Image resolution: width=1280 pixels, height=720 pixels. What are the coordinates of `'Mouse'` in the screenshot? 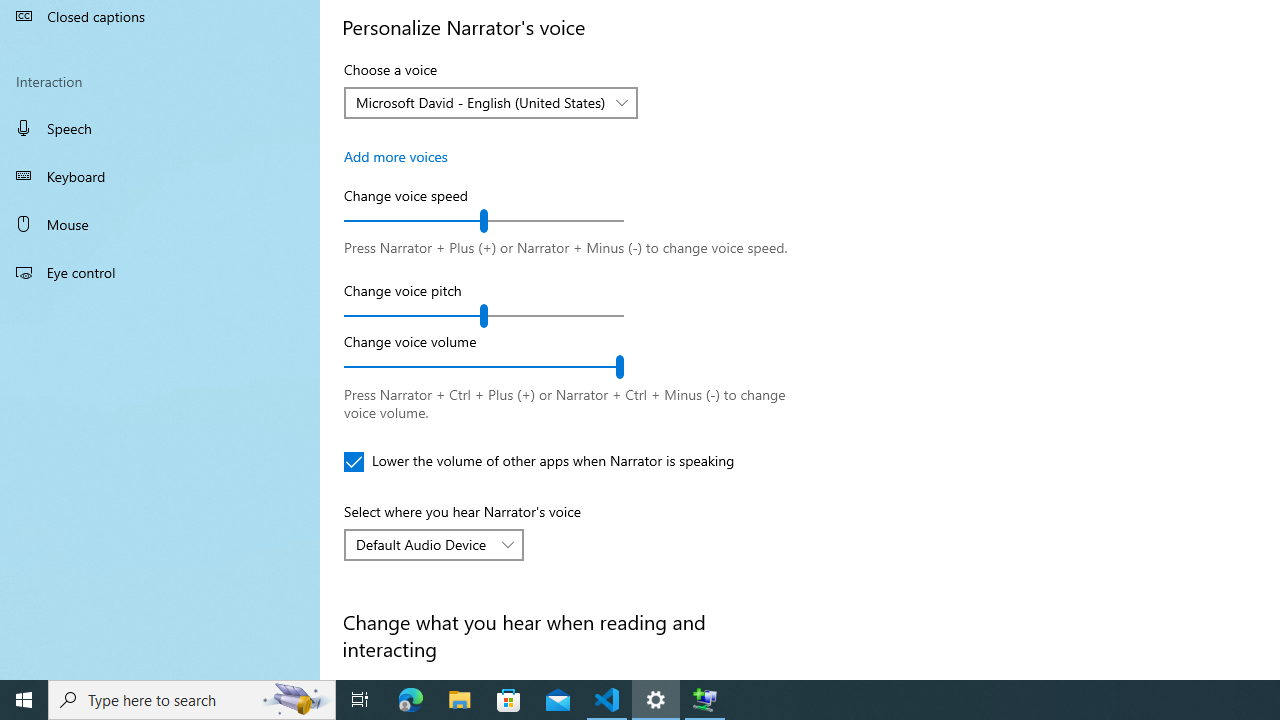 It's located at (160, 223).